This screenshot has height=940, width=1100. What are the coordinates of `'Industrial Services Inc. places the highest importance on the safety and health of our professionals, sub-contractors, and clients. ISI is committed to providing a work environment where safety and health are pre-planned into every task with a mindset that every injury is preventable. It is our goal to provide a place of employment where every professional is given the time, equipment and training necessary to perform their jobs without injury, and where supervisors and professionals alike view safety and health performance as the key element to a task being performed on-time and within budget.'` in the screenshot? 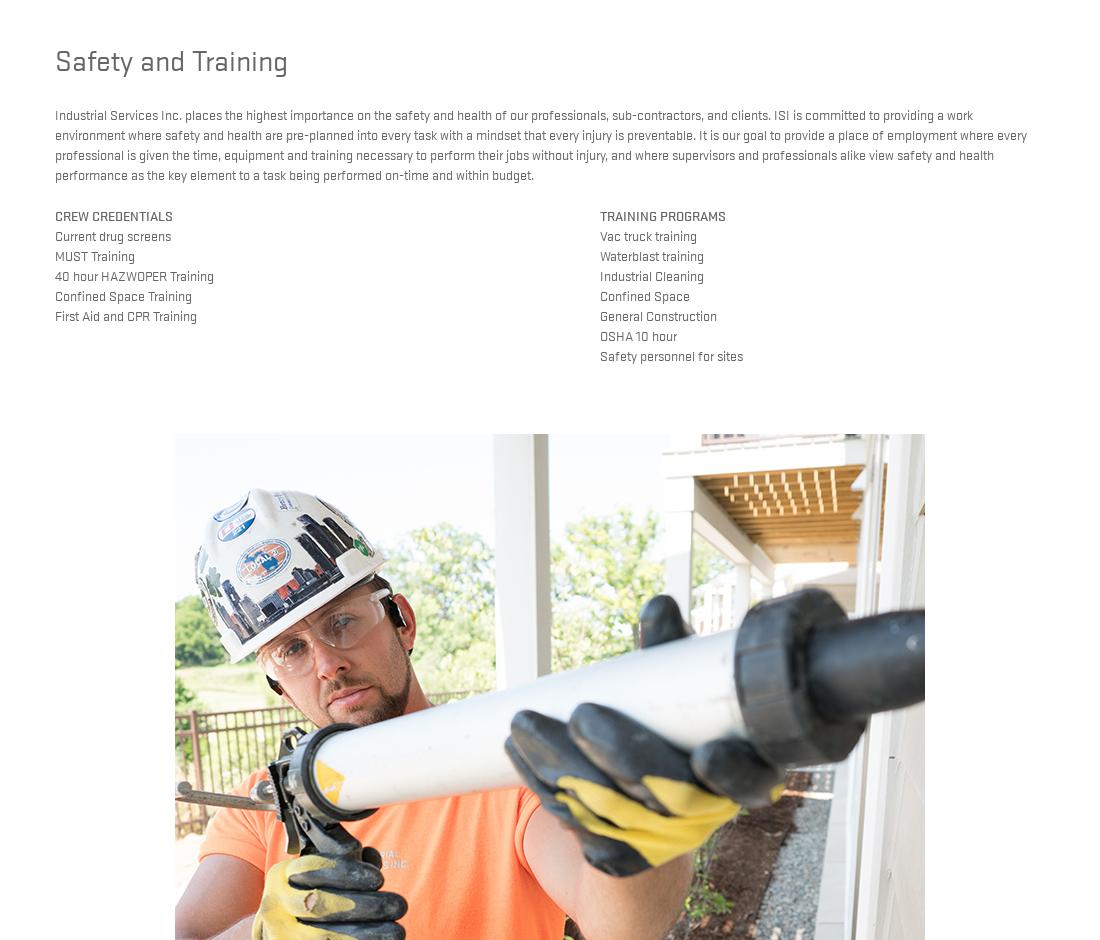 It's located at (540, 143).